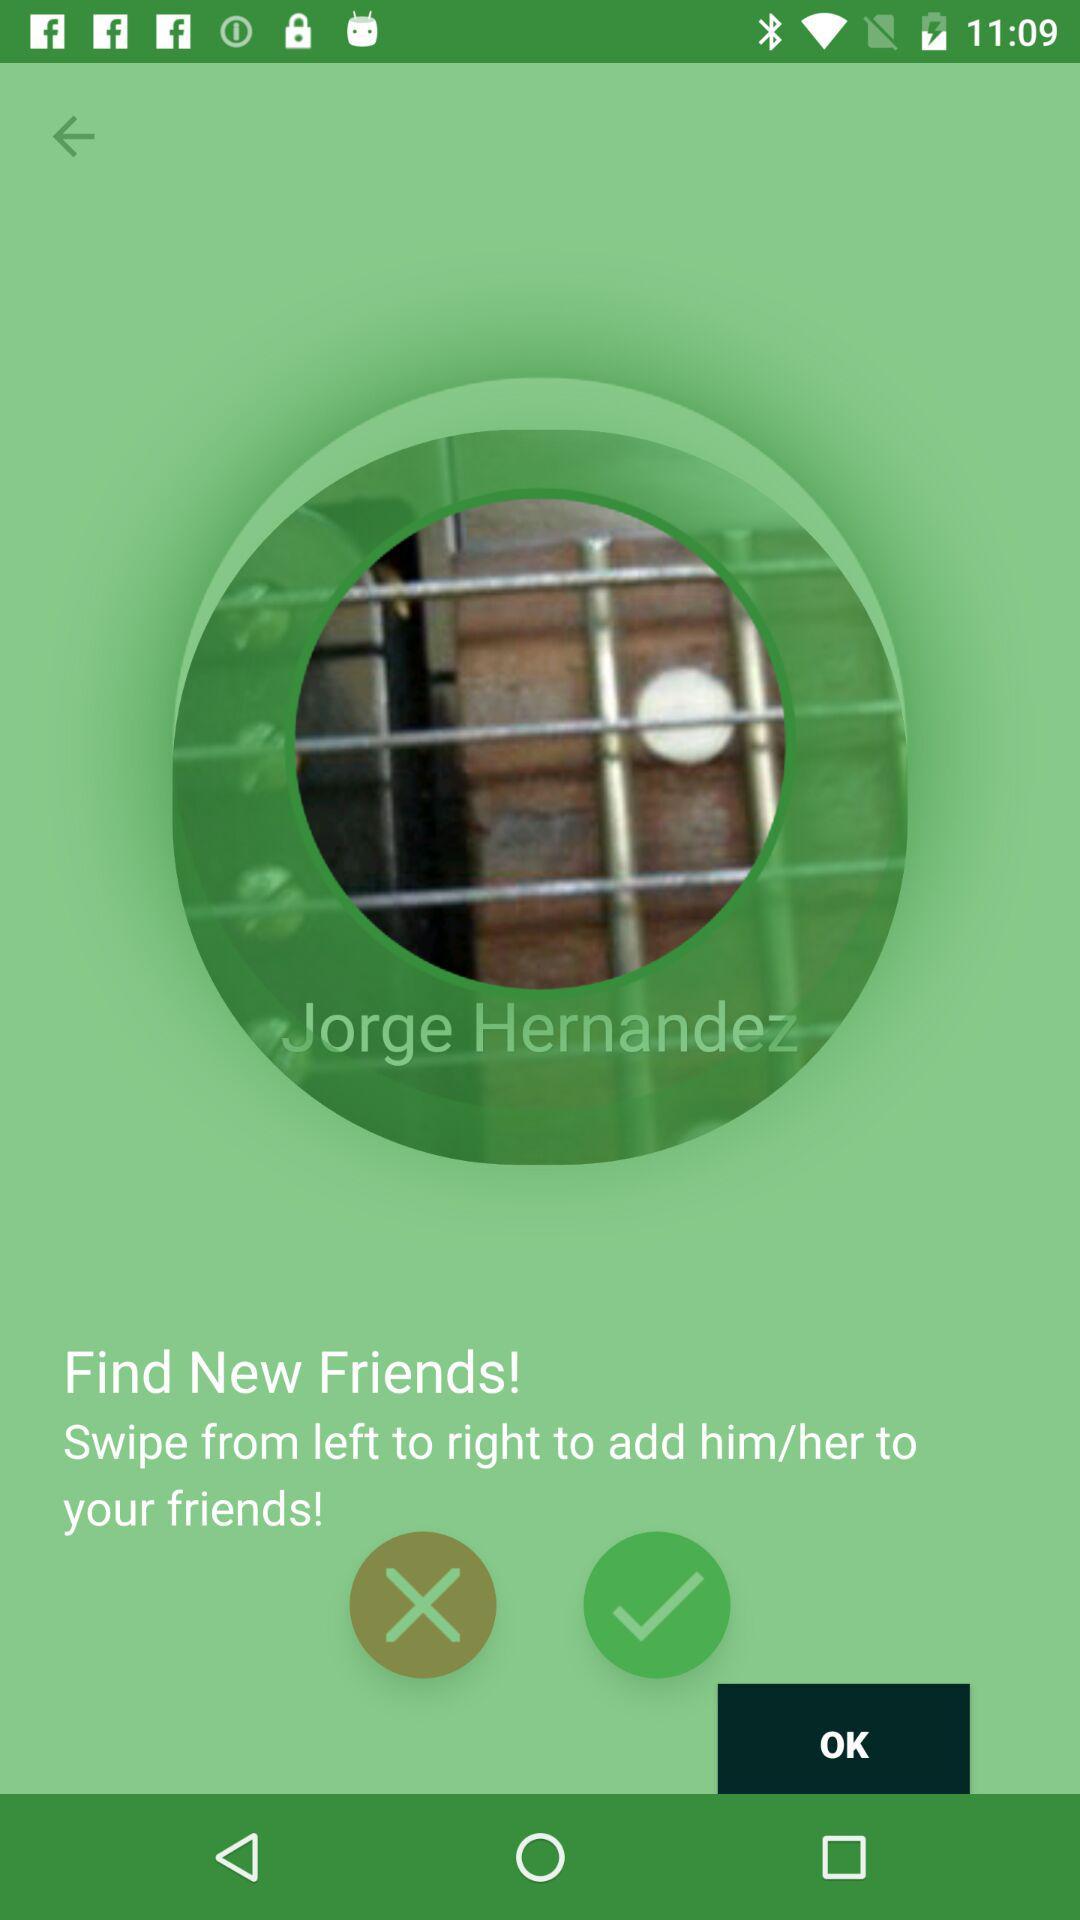  I want to click on close, so click(422, 1604).